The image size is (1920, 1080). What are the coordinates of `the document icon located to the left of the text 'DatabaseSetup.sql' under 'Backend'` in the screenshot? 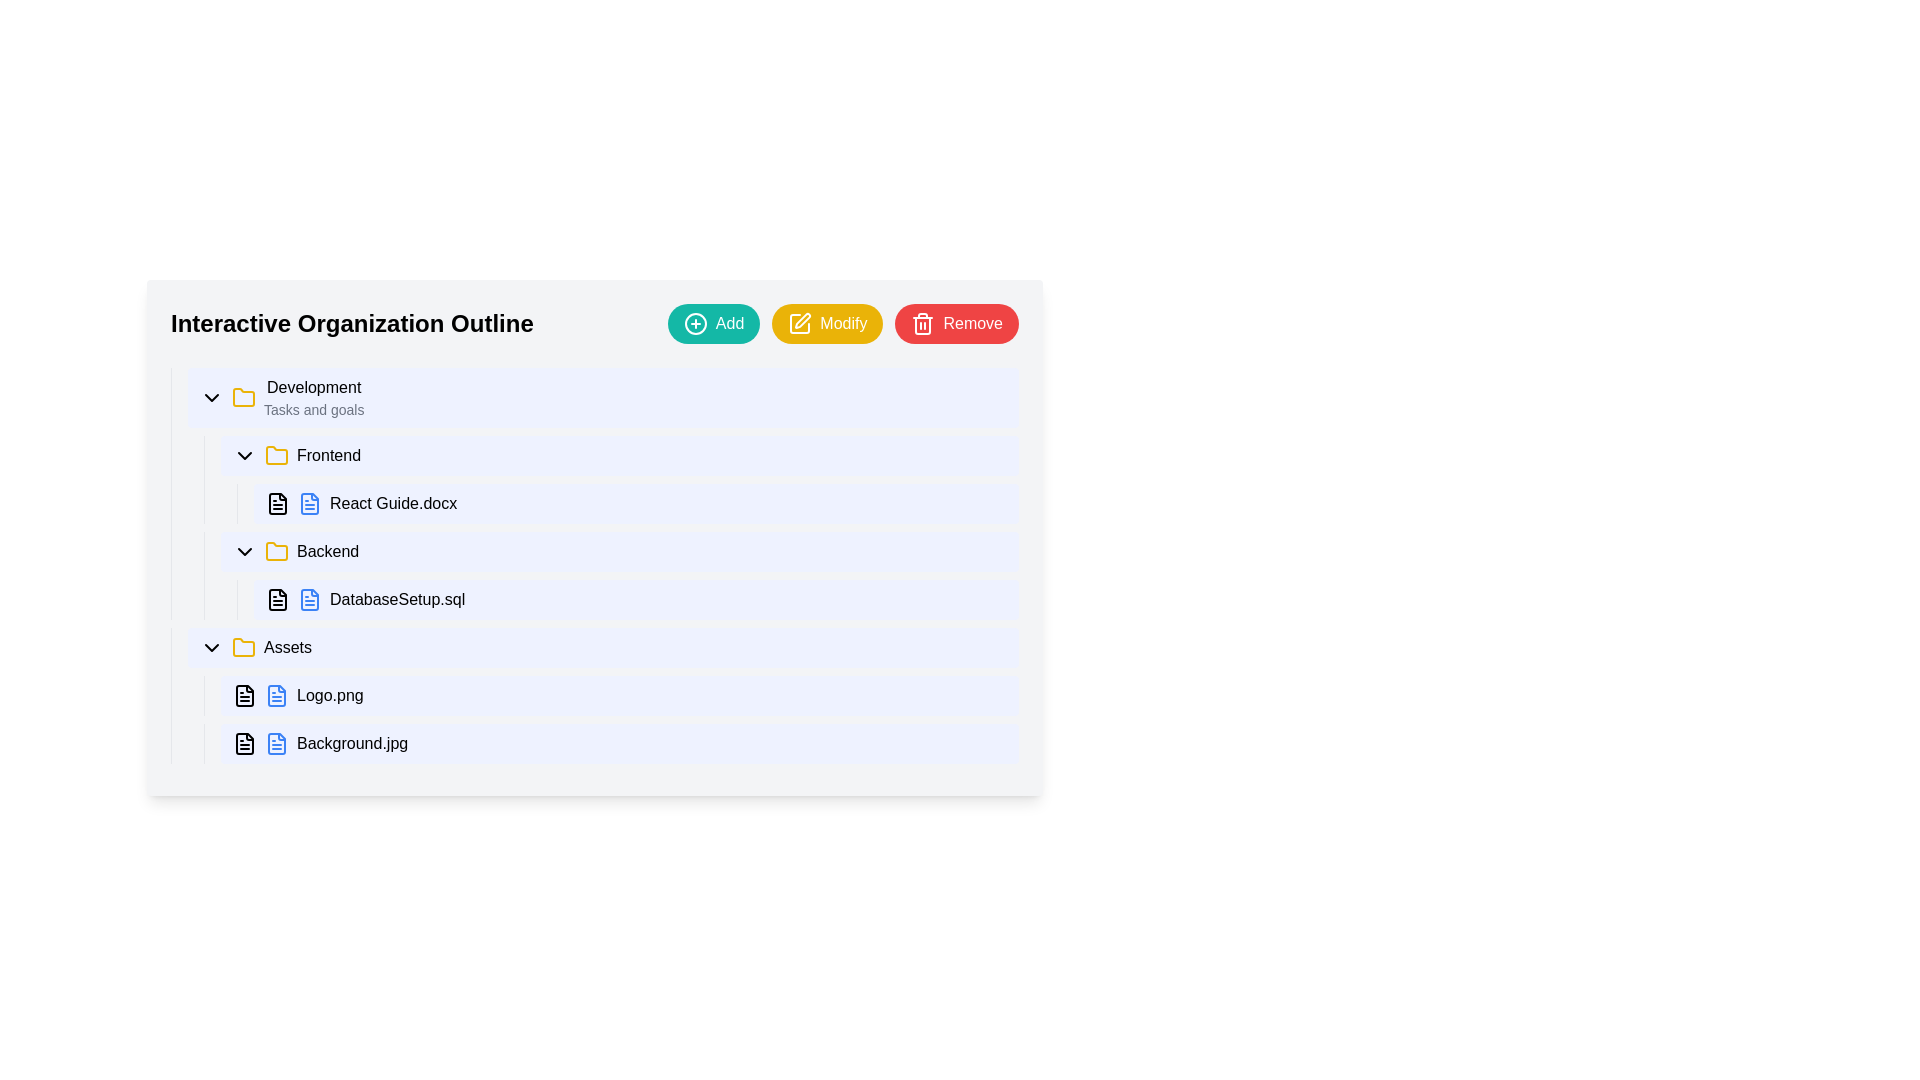 It's located at (277, 599).